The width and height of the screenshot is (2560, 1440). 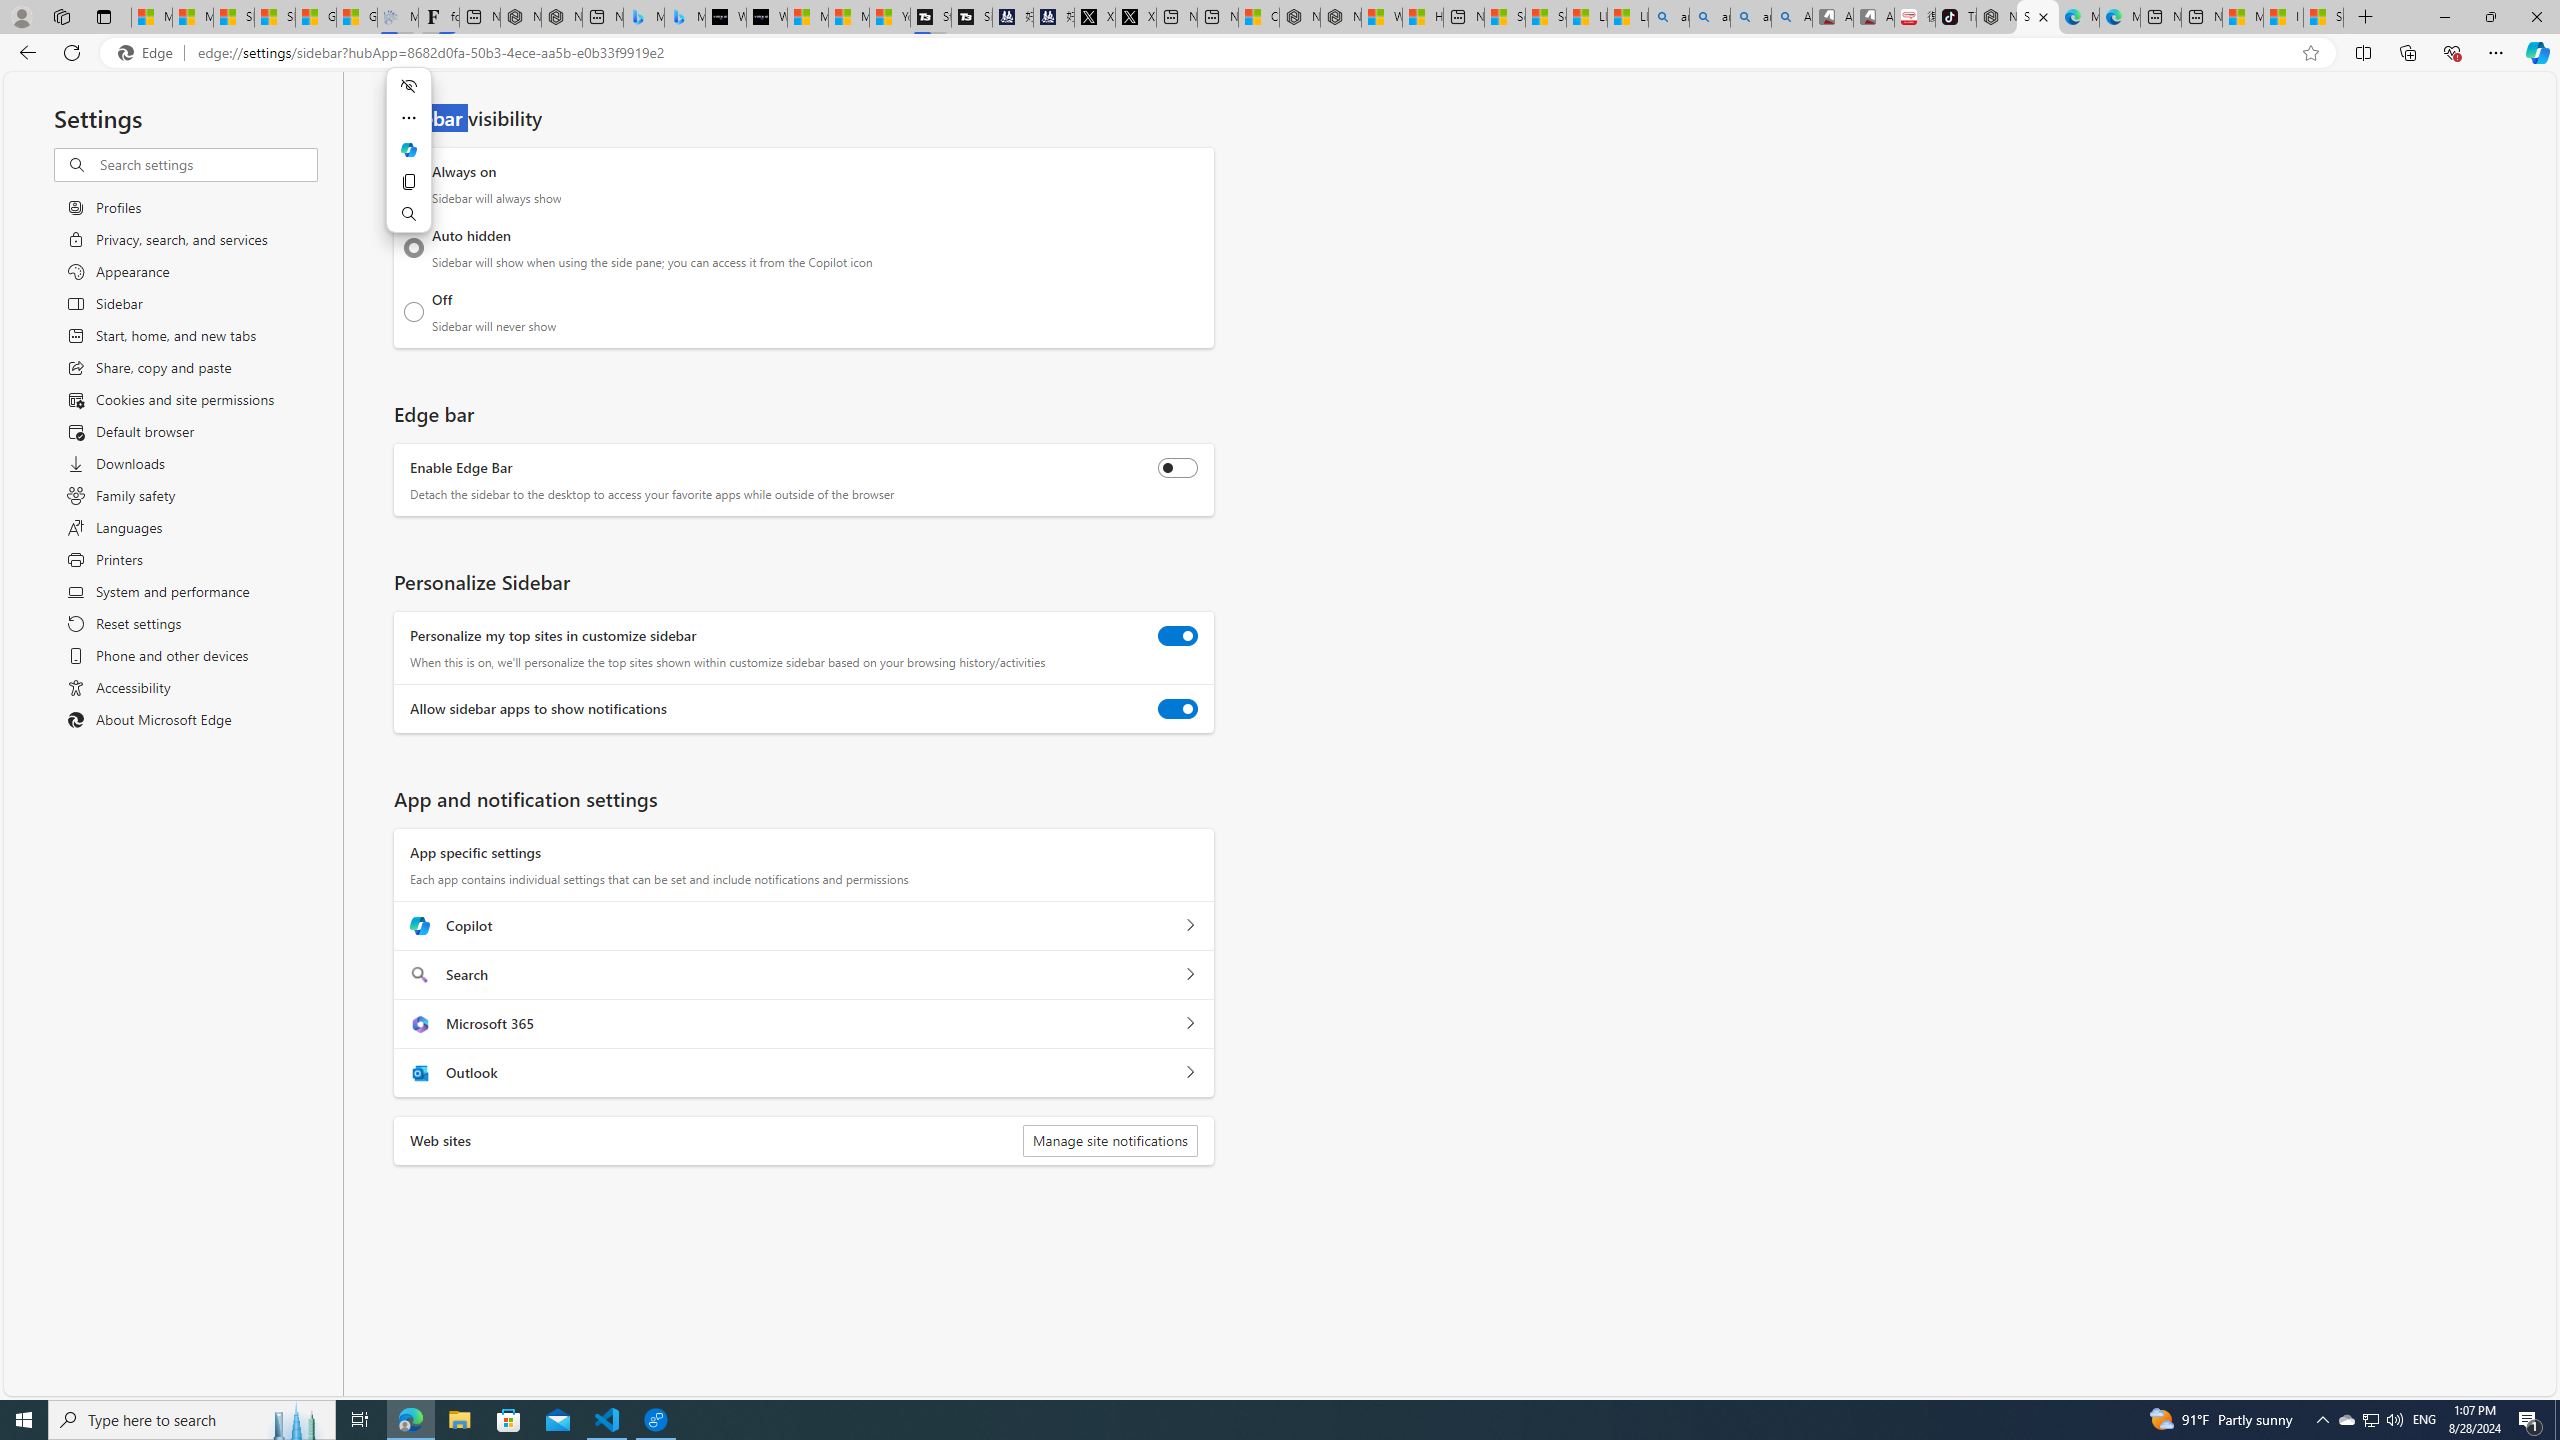 I want to click on 'Mini menu on text selection', so click(x=408, y=161).